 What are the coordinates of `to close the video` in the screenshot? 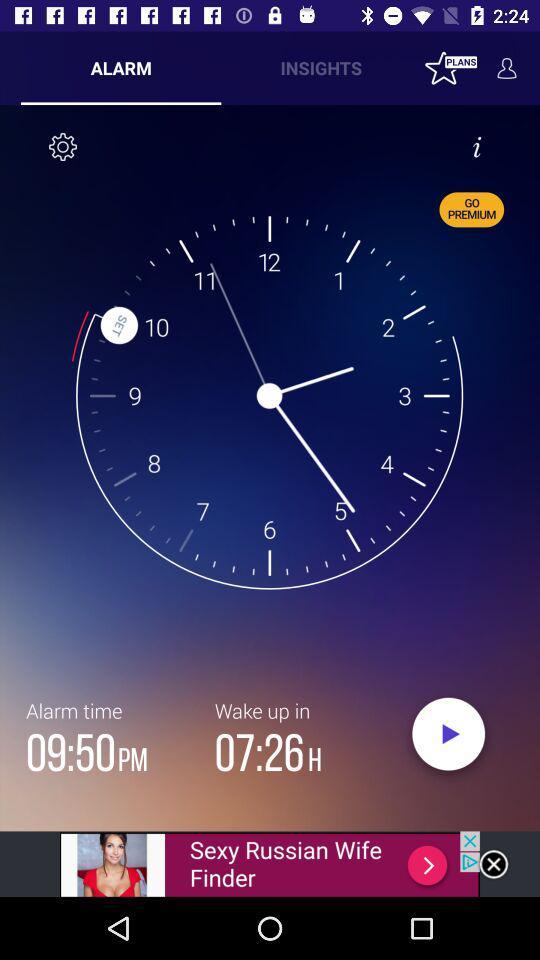 It's located at (492, 863).